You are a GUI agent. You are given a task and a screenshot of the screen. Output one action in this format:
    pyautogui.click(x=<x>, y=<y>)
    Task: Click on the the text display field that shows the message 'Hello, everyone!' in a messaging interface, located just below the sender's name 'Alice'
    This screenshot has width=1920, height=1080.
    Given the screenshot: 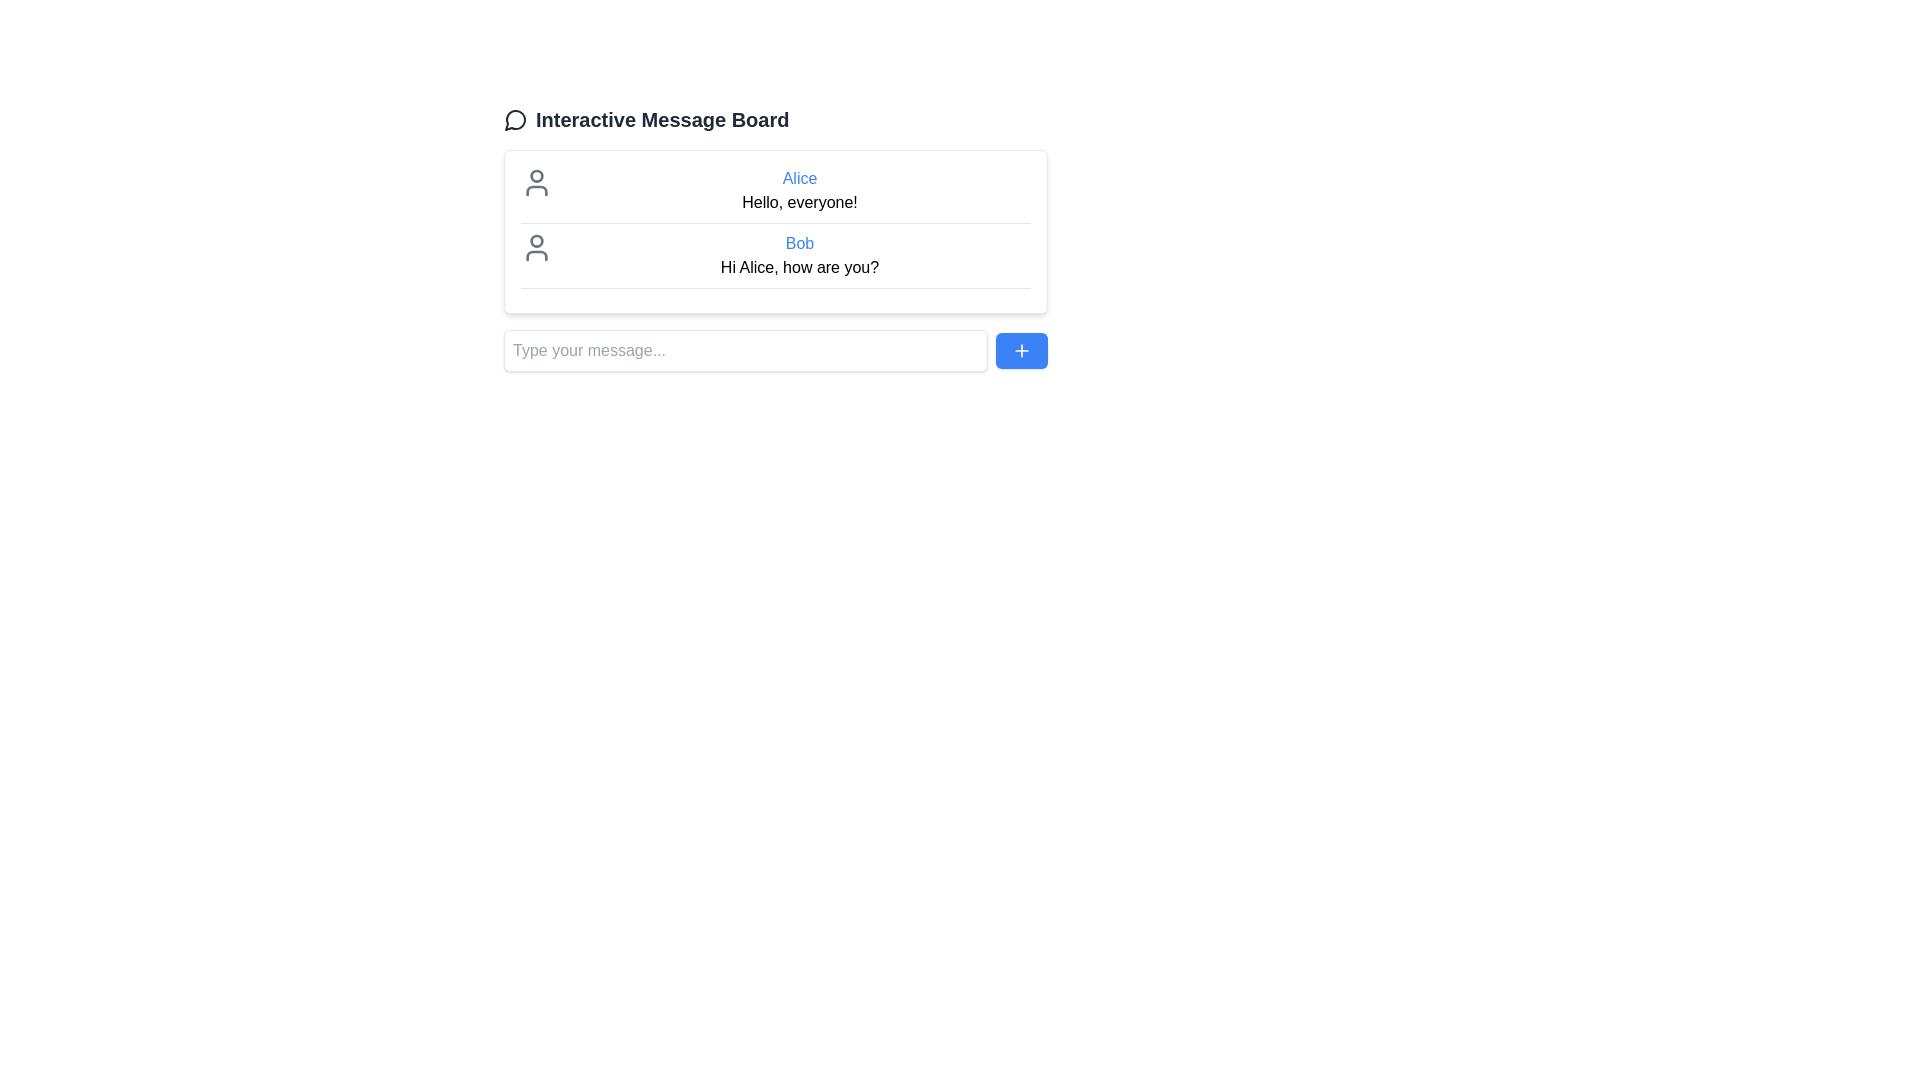 What is the action you would take?
    pyautogui.click(x=800, y=203)
    